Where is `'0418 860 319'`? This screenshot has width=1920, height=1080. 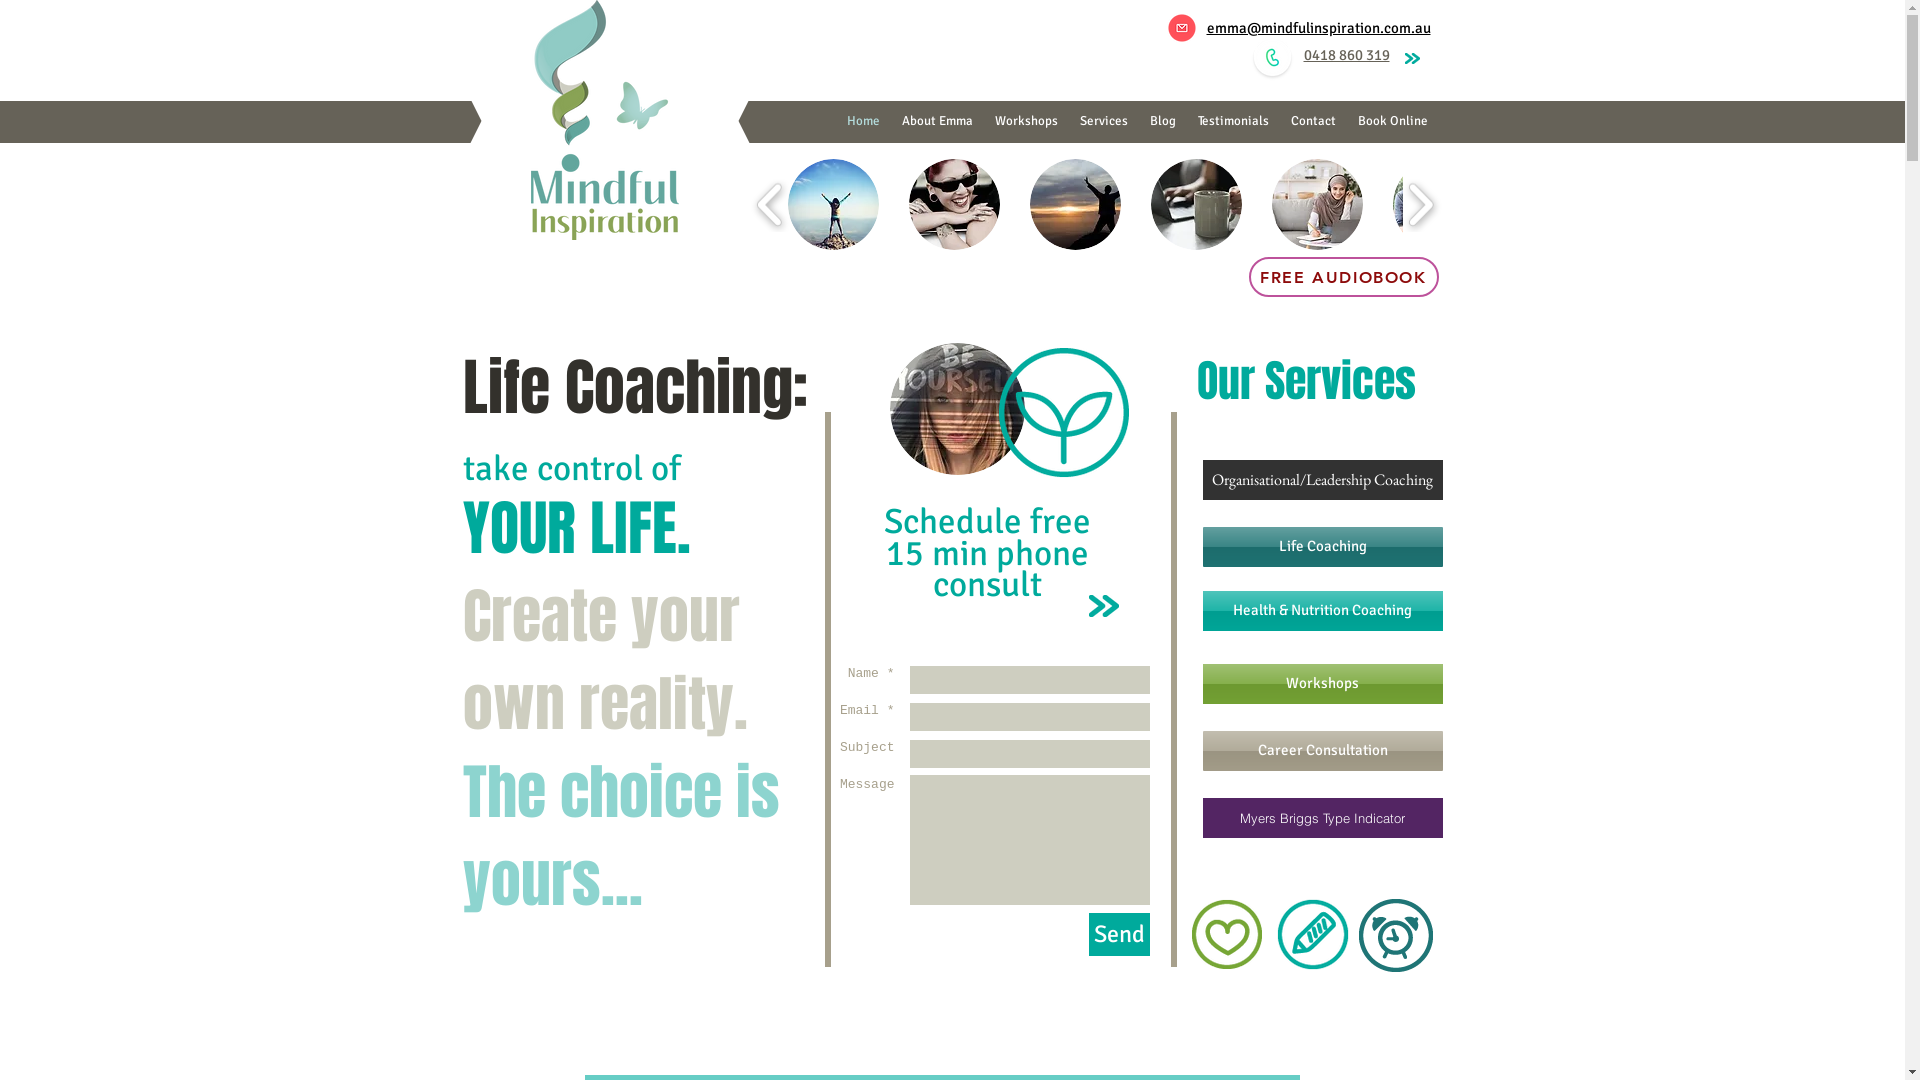 '0418 860 319' is located at coordinates (1347, 53).